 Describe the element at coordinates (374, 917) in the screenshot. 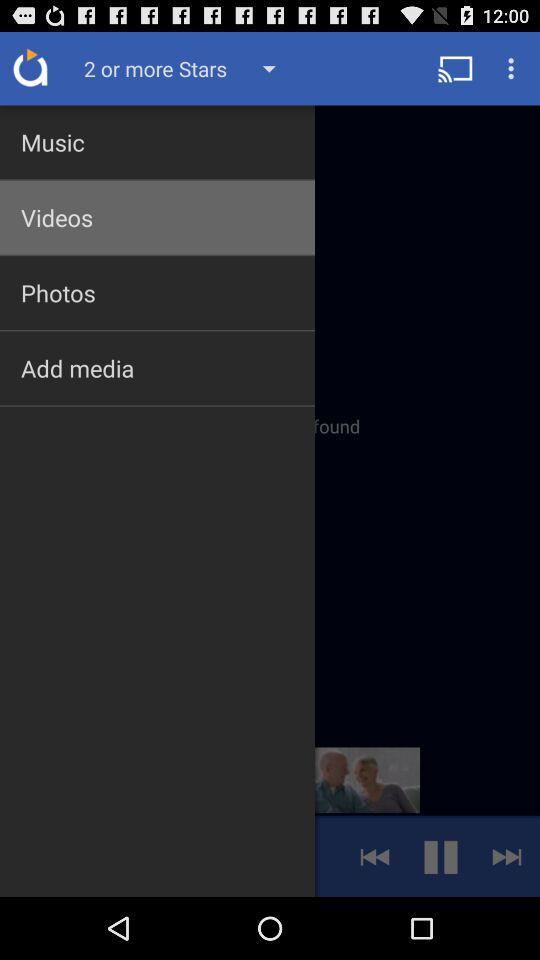

I see `the av_rewind icon` at that location.